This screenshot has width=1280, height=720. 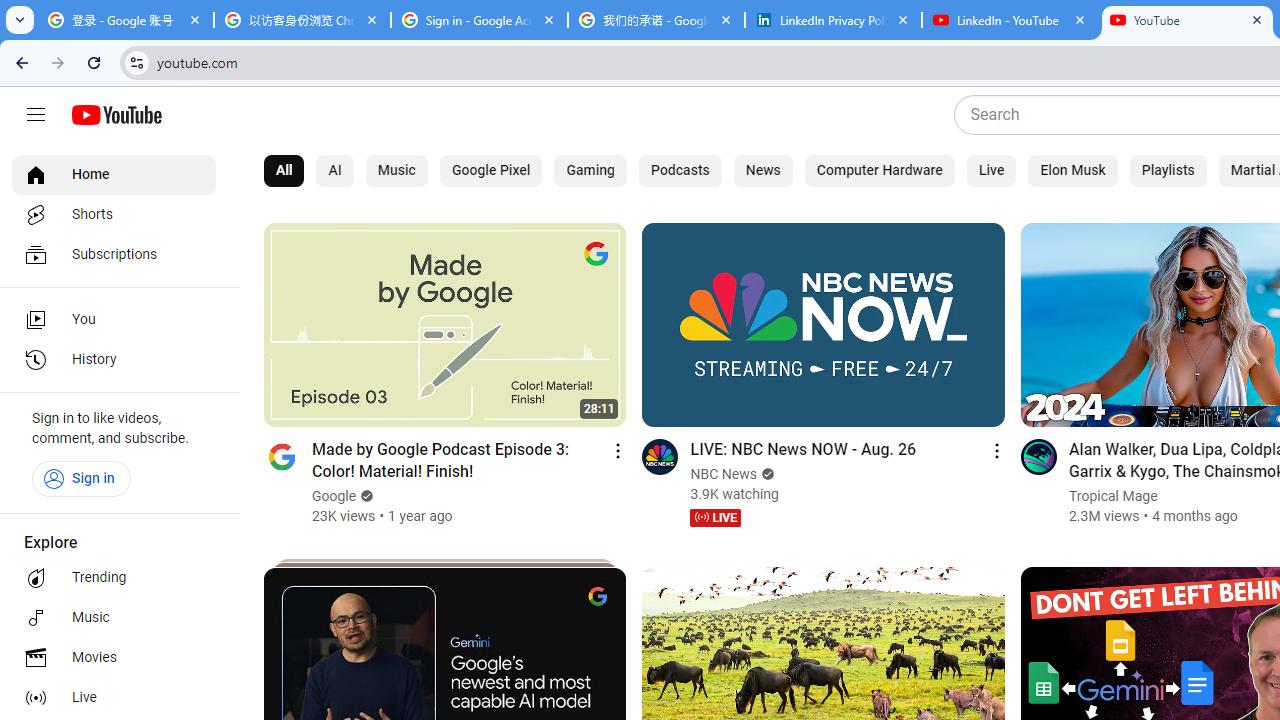 I want to click on 'LinkedIn Privacy Policy', so click(x=833, y=20).